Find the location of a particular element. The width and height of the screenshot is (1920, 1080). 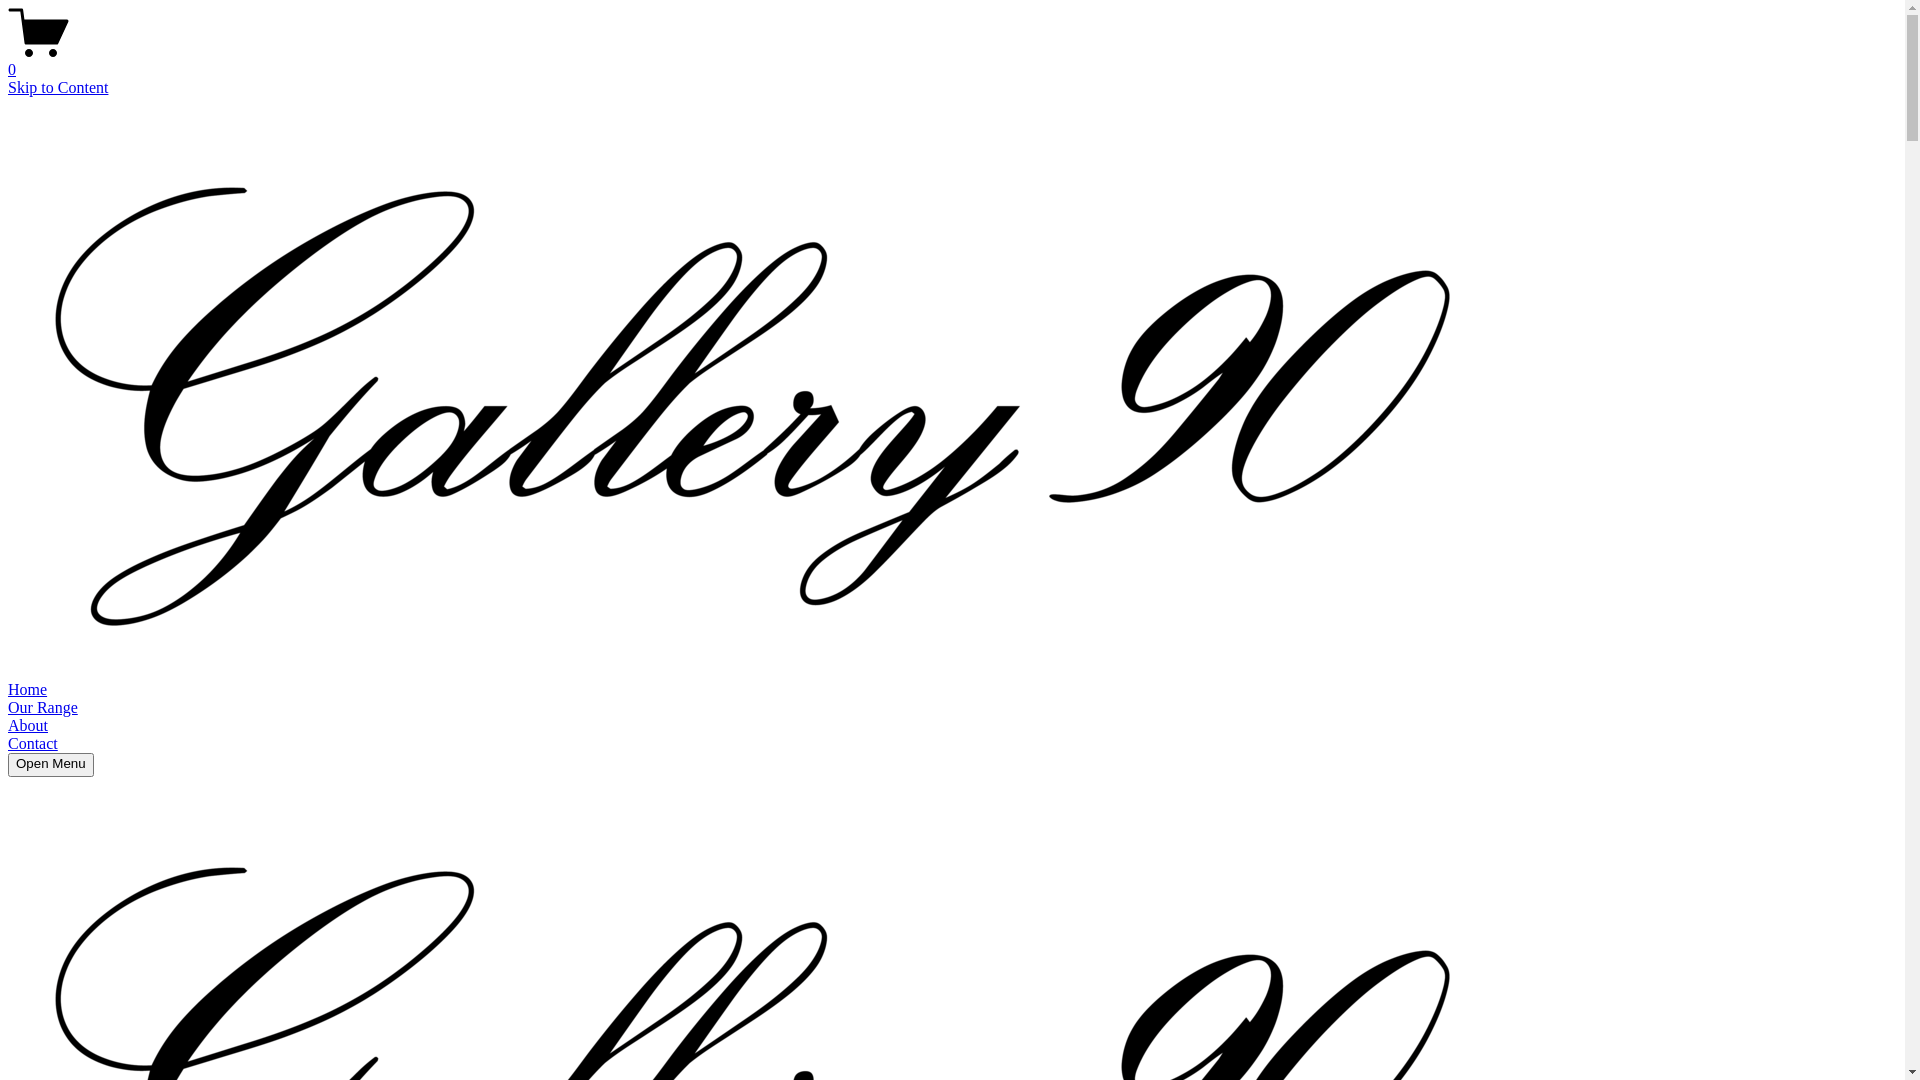

'Contact' is located at coordinates (33, 743).